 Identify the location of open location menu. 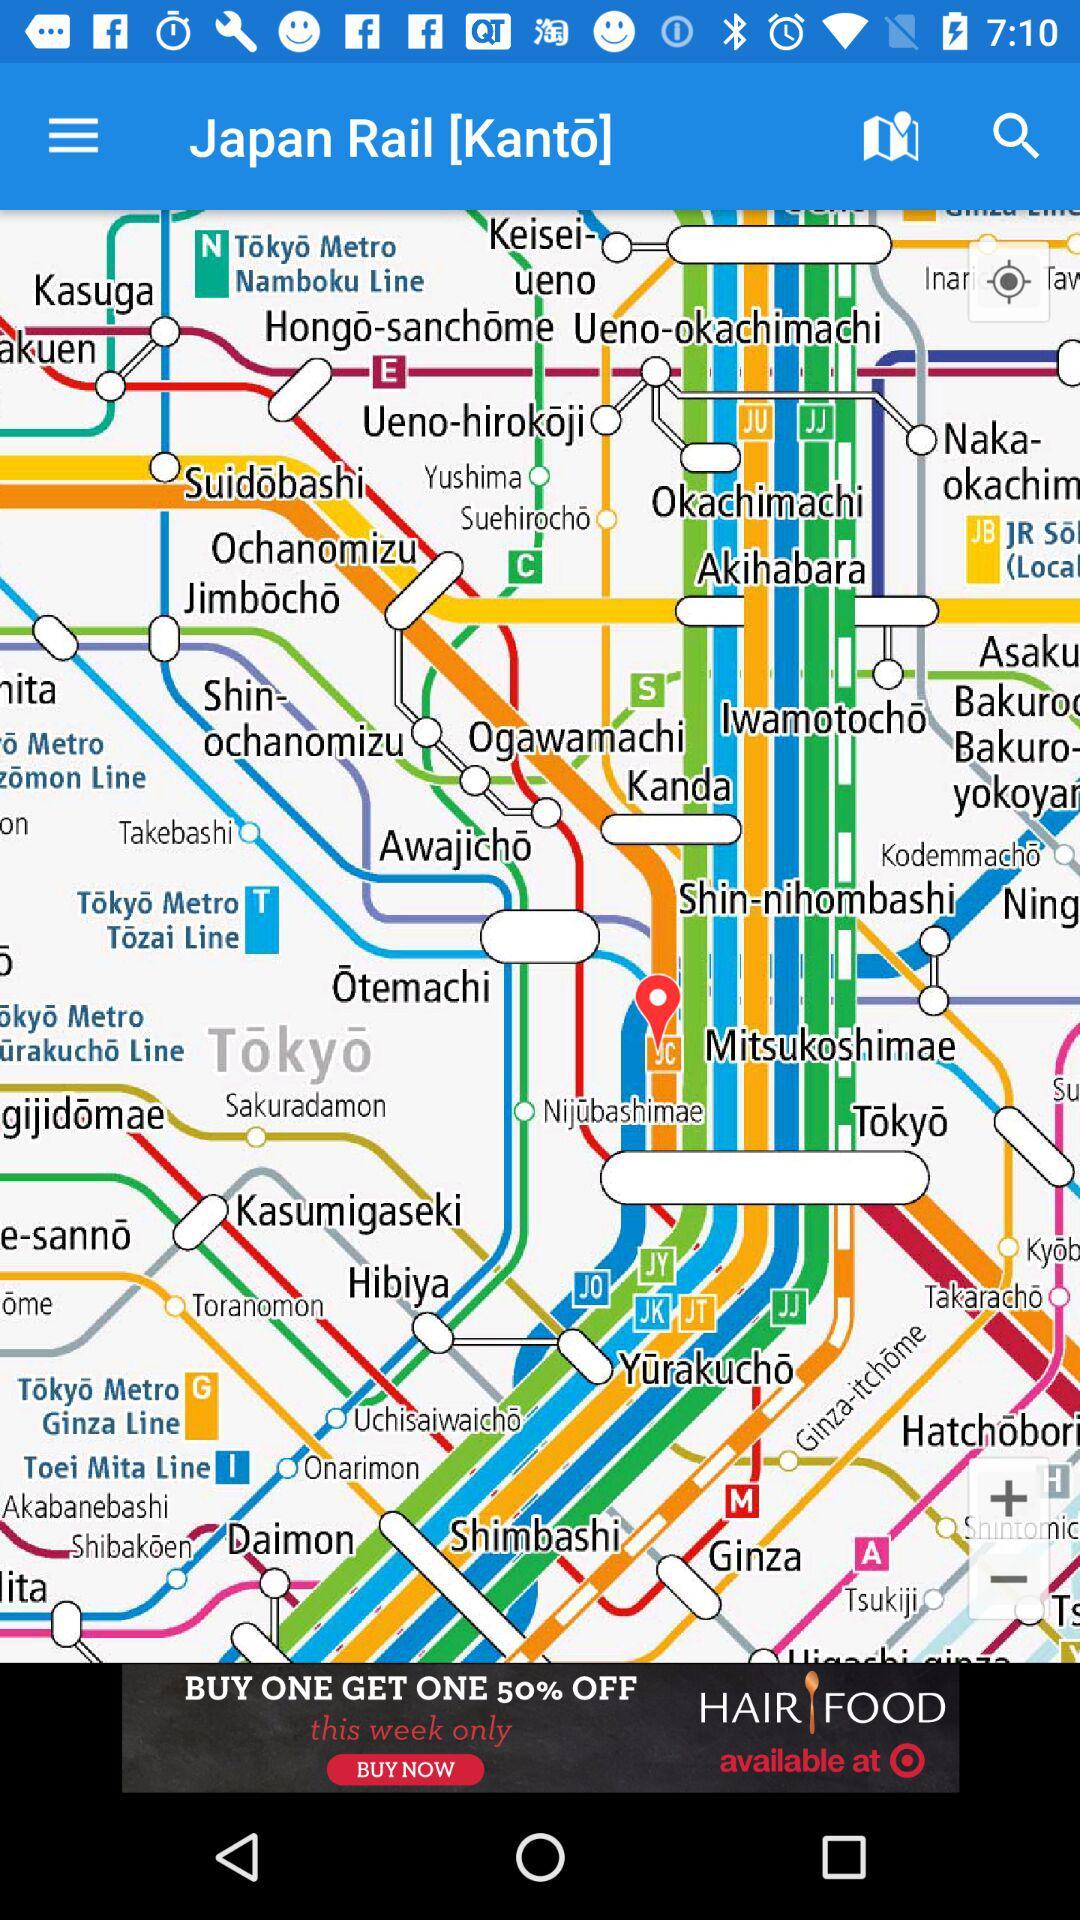
(1008, 280).